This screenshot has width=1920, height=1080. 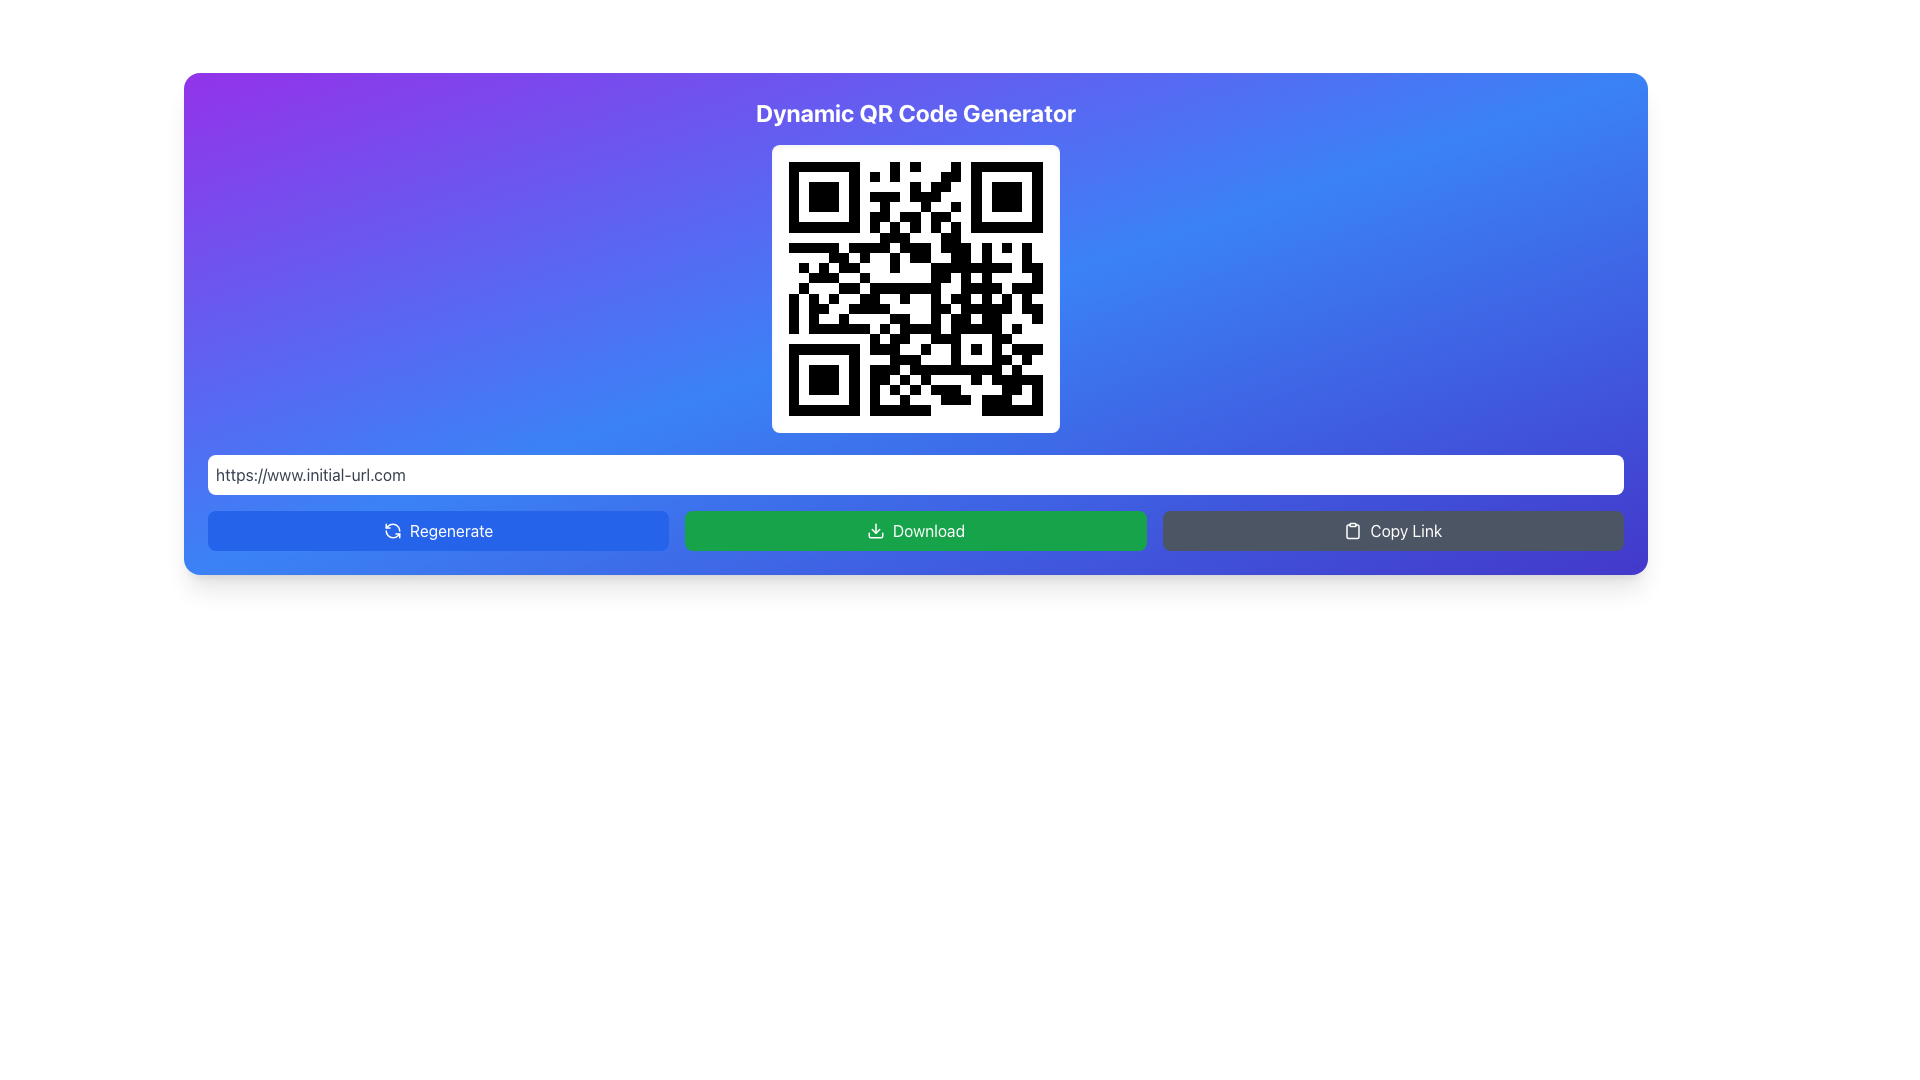 What do you see at coordinates (1392, 530) in the screenshot?
I see `the 'Copy Link' button which has a dark gray background and white text, located at the rightmost position in the row of three buttons` at bounding box center [1392, 530].